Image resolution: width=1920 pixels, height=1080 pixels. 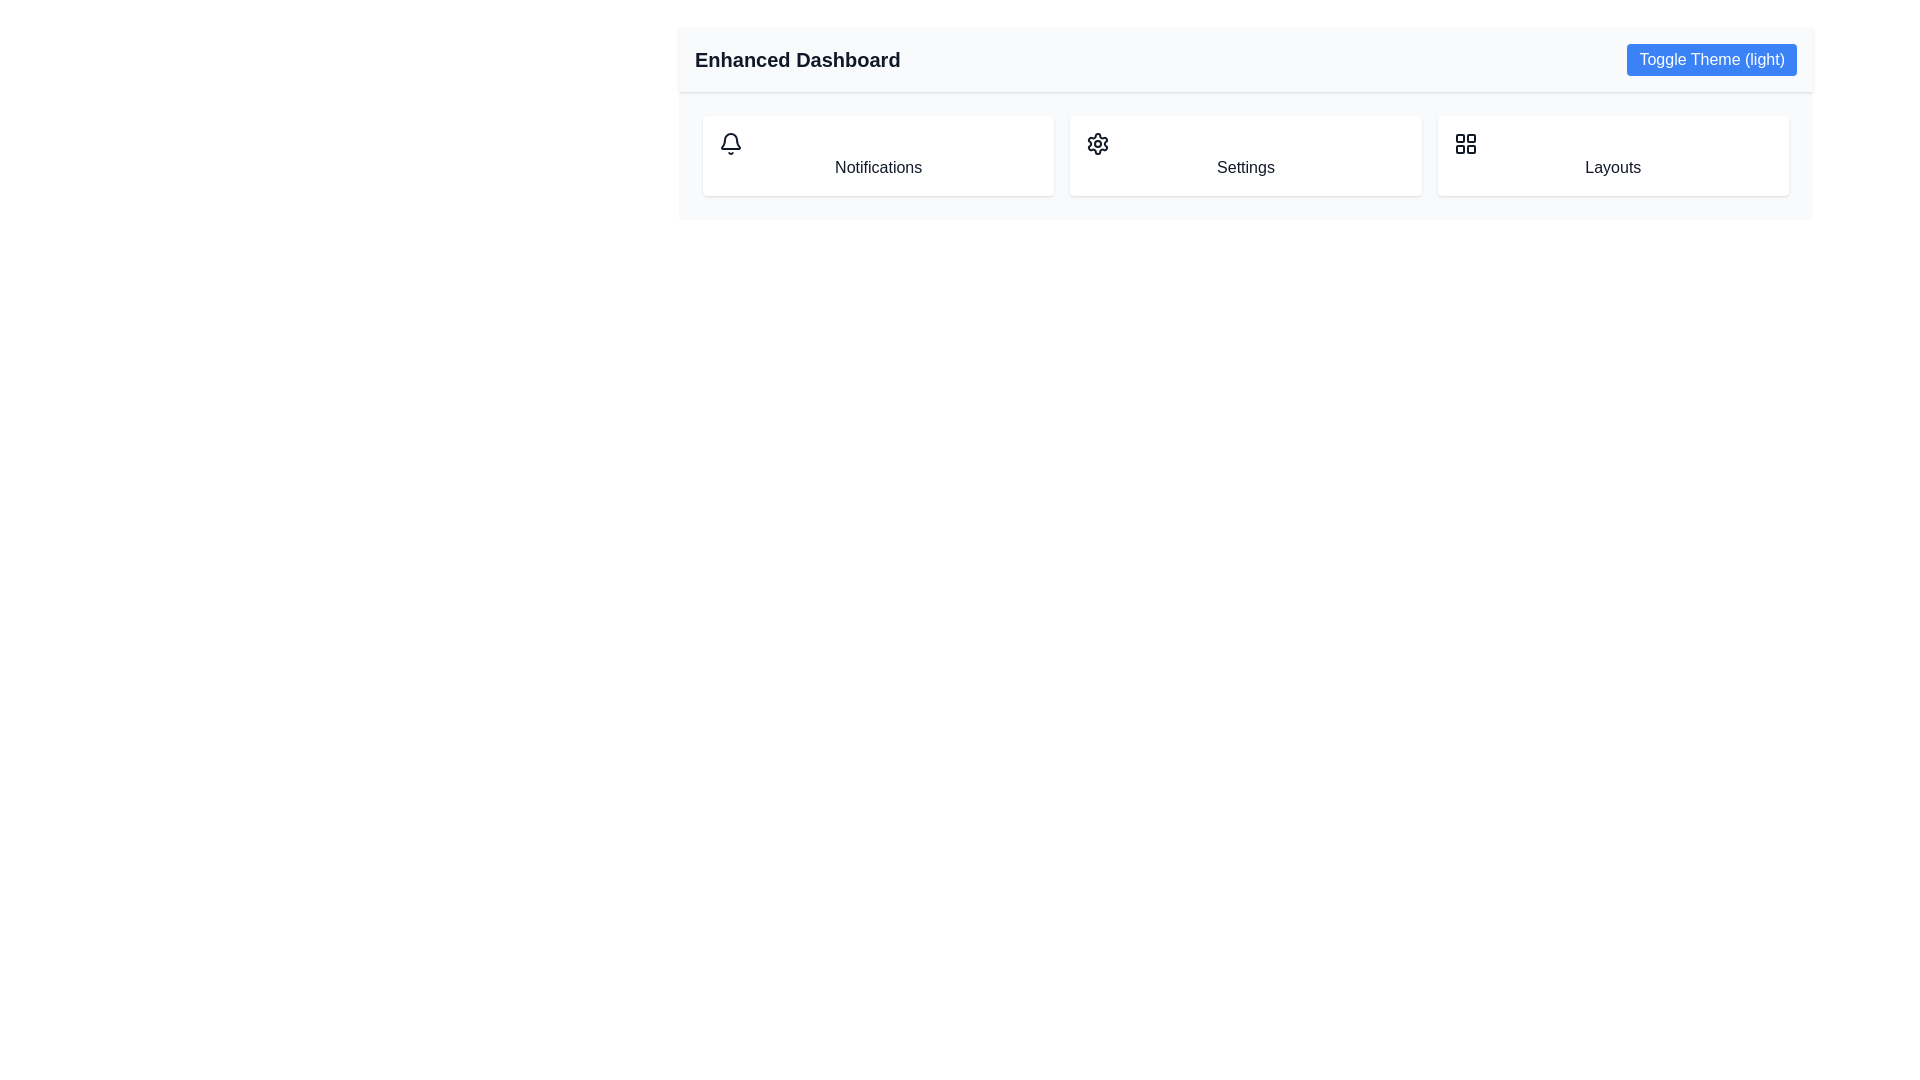 I want to click on the theme toggle button located at the top-right corner of the interface, near the 'Enhanced Dashboard' text, to switch between light and dark modes, so click(x=1711, y=59).